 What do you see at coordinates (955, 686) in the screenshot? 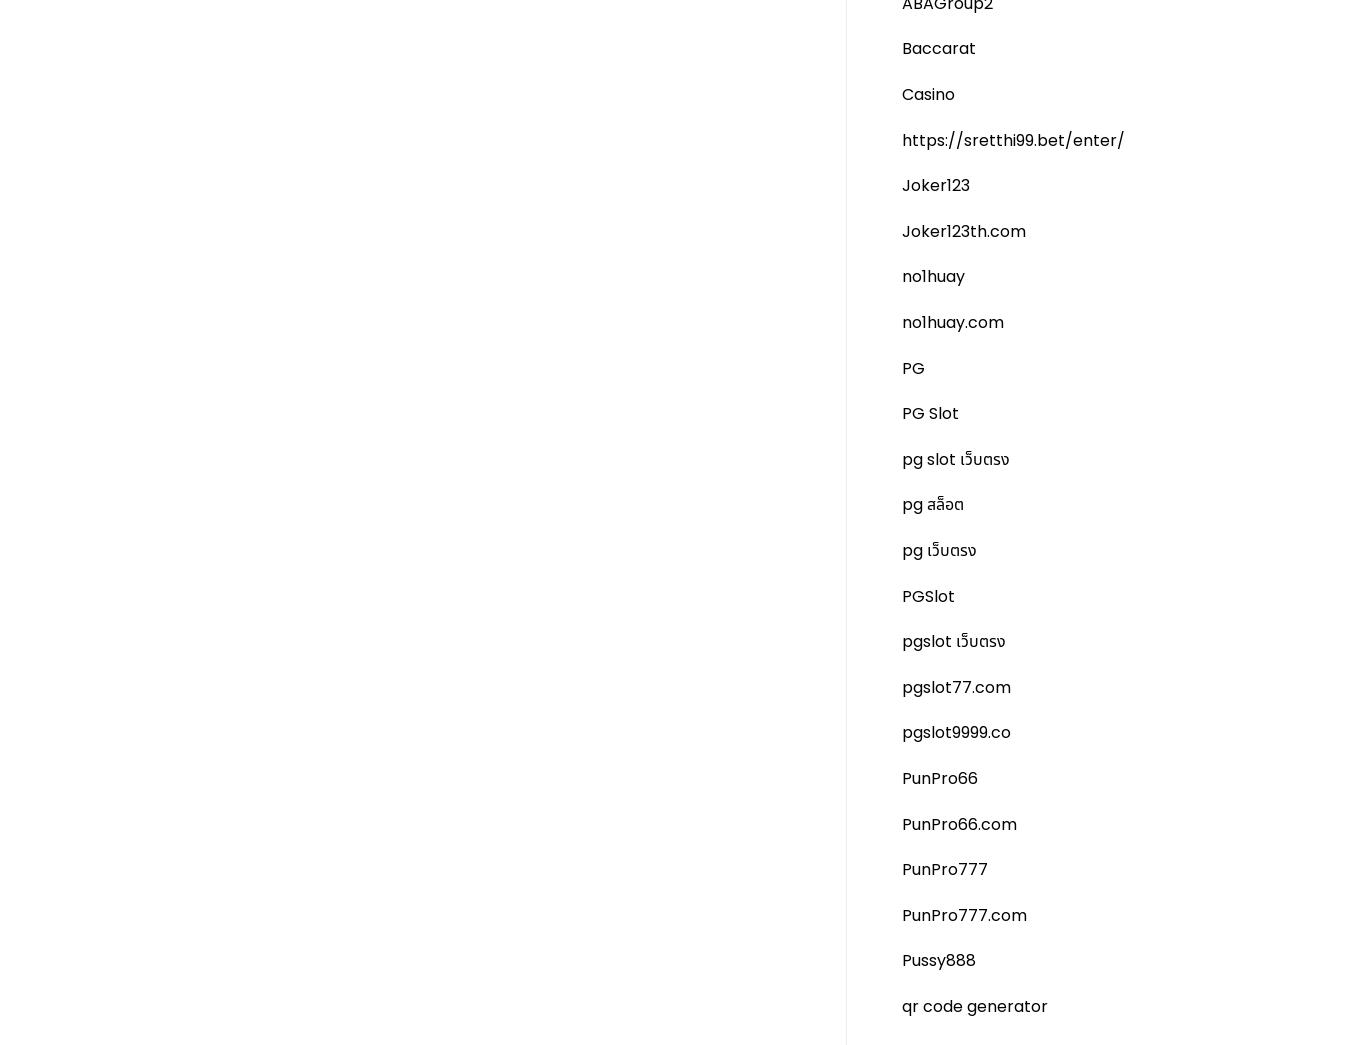
I see `'pgslot77.com'` at bounding box center [955, 686].